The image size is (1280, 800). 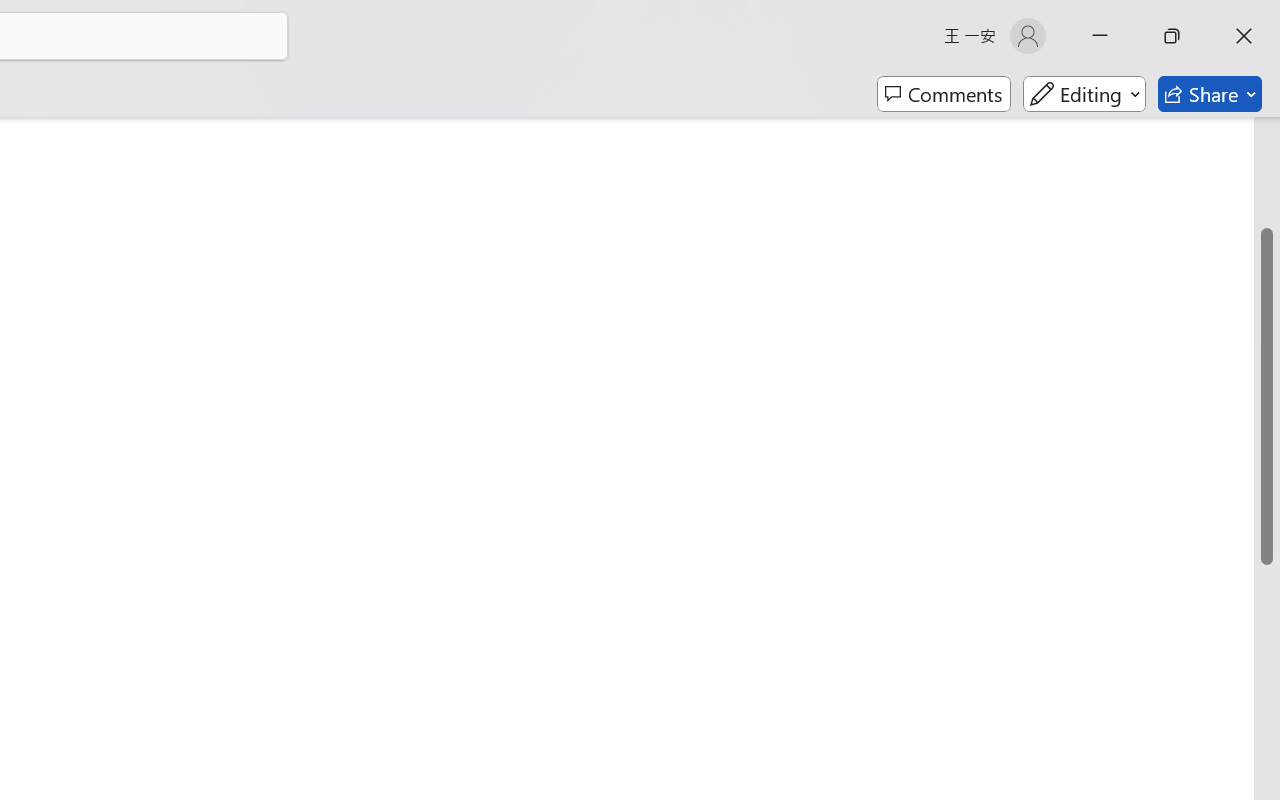 I want to click on 'Close', so click(x=1243, y=35).